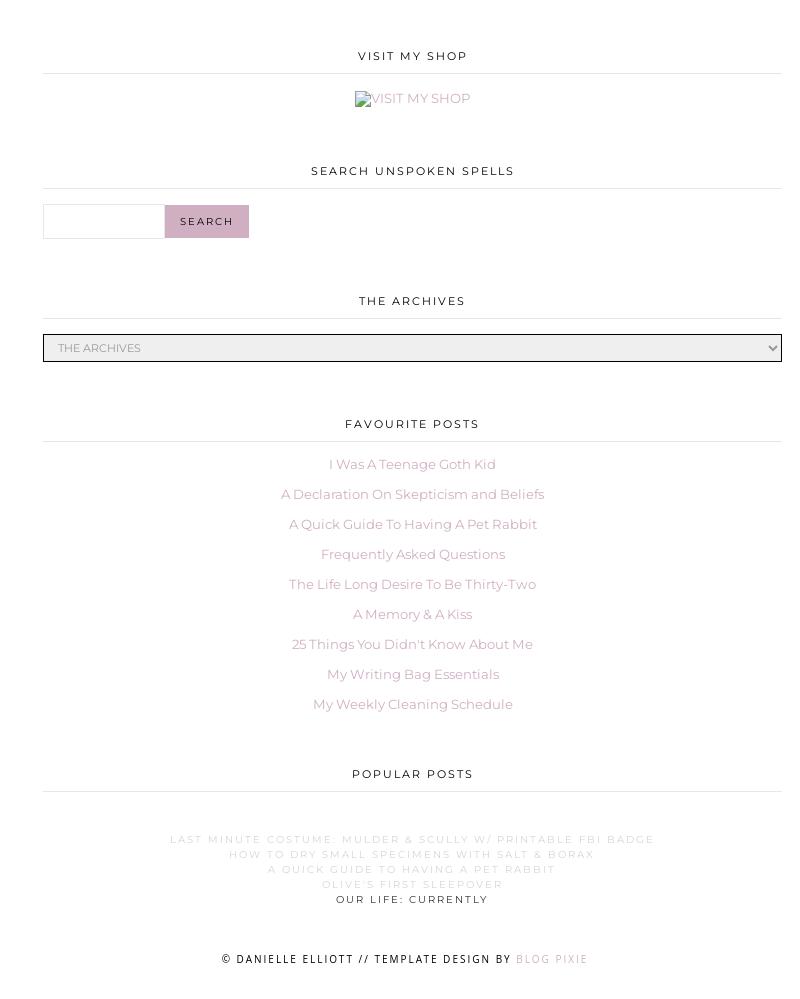 Image resolution: width=800 pixels, height=999 pixels. What do you see at coordinates (412, 674) in the screenshot?
I see `'My Writing Bag Essentials'` at bounding box center [412, 674].